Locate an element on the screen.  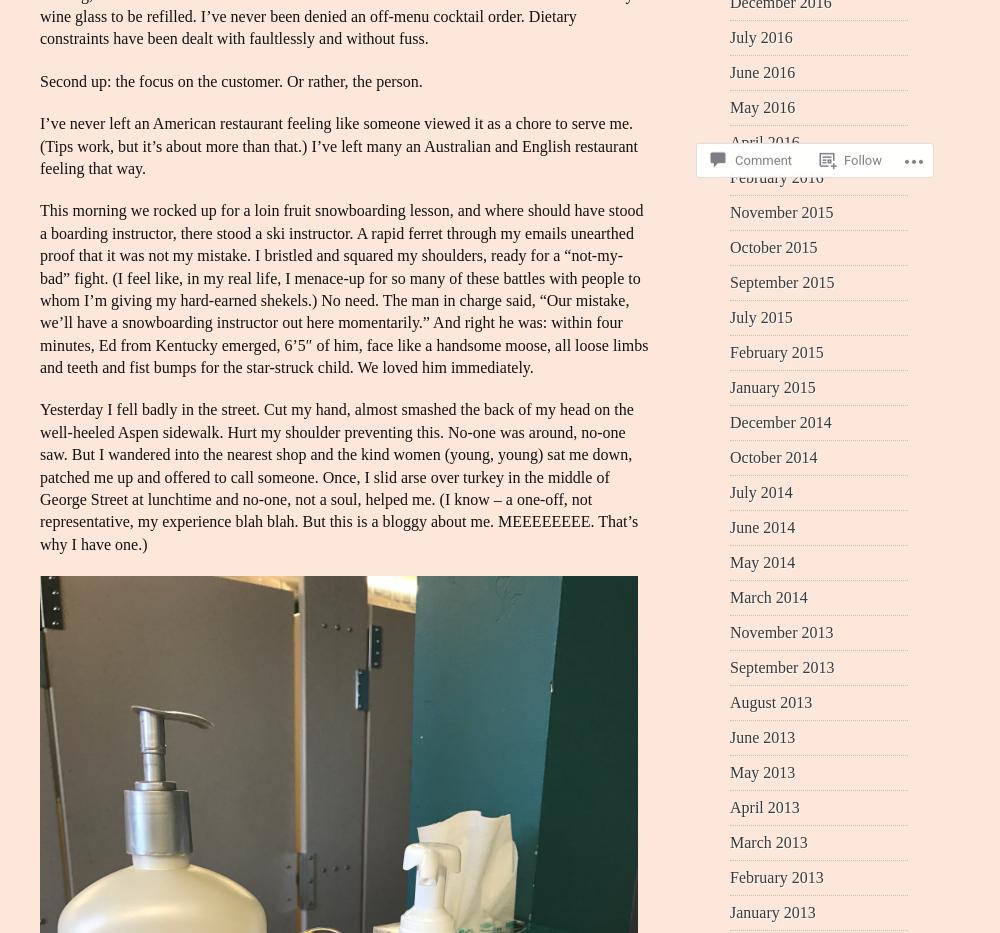
'February 2015' is located at coordinates (776, 350).